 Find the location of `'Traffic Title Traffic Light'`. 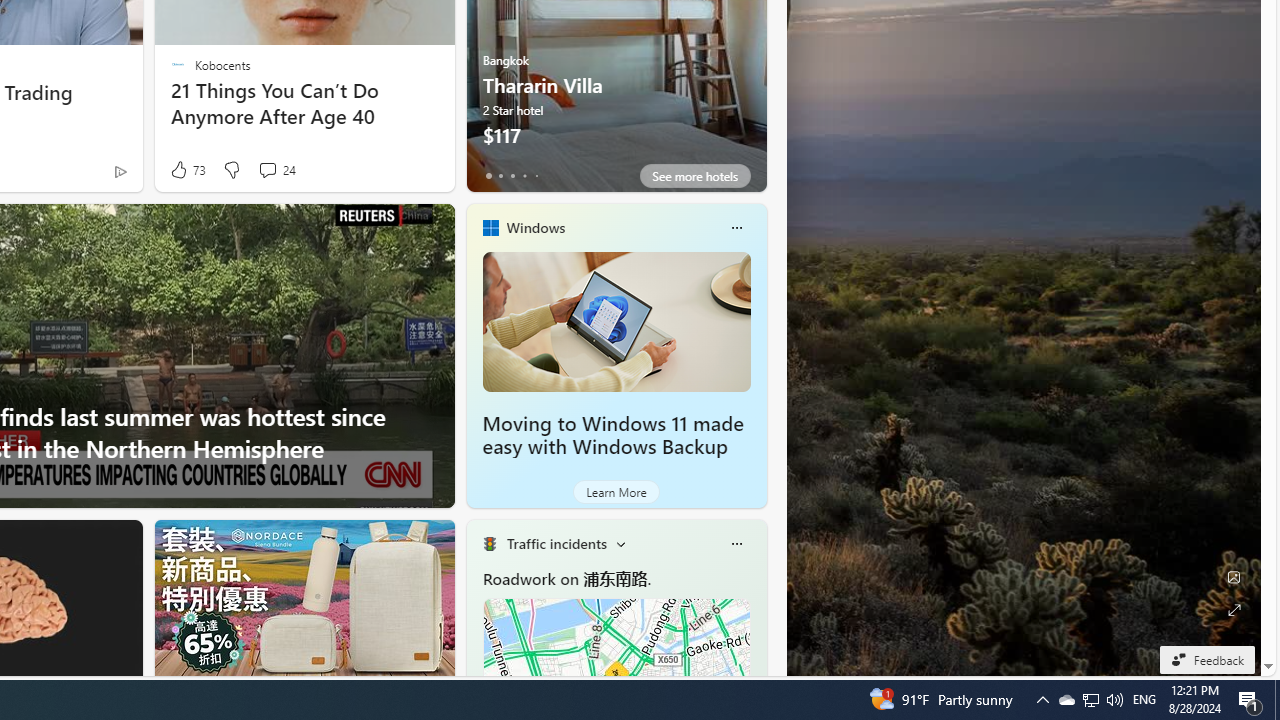

'Traffic Title Traffic Light' is located at coordinates (489, 543).